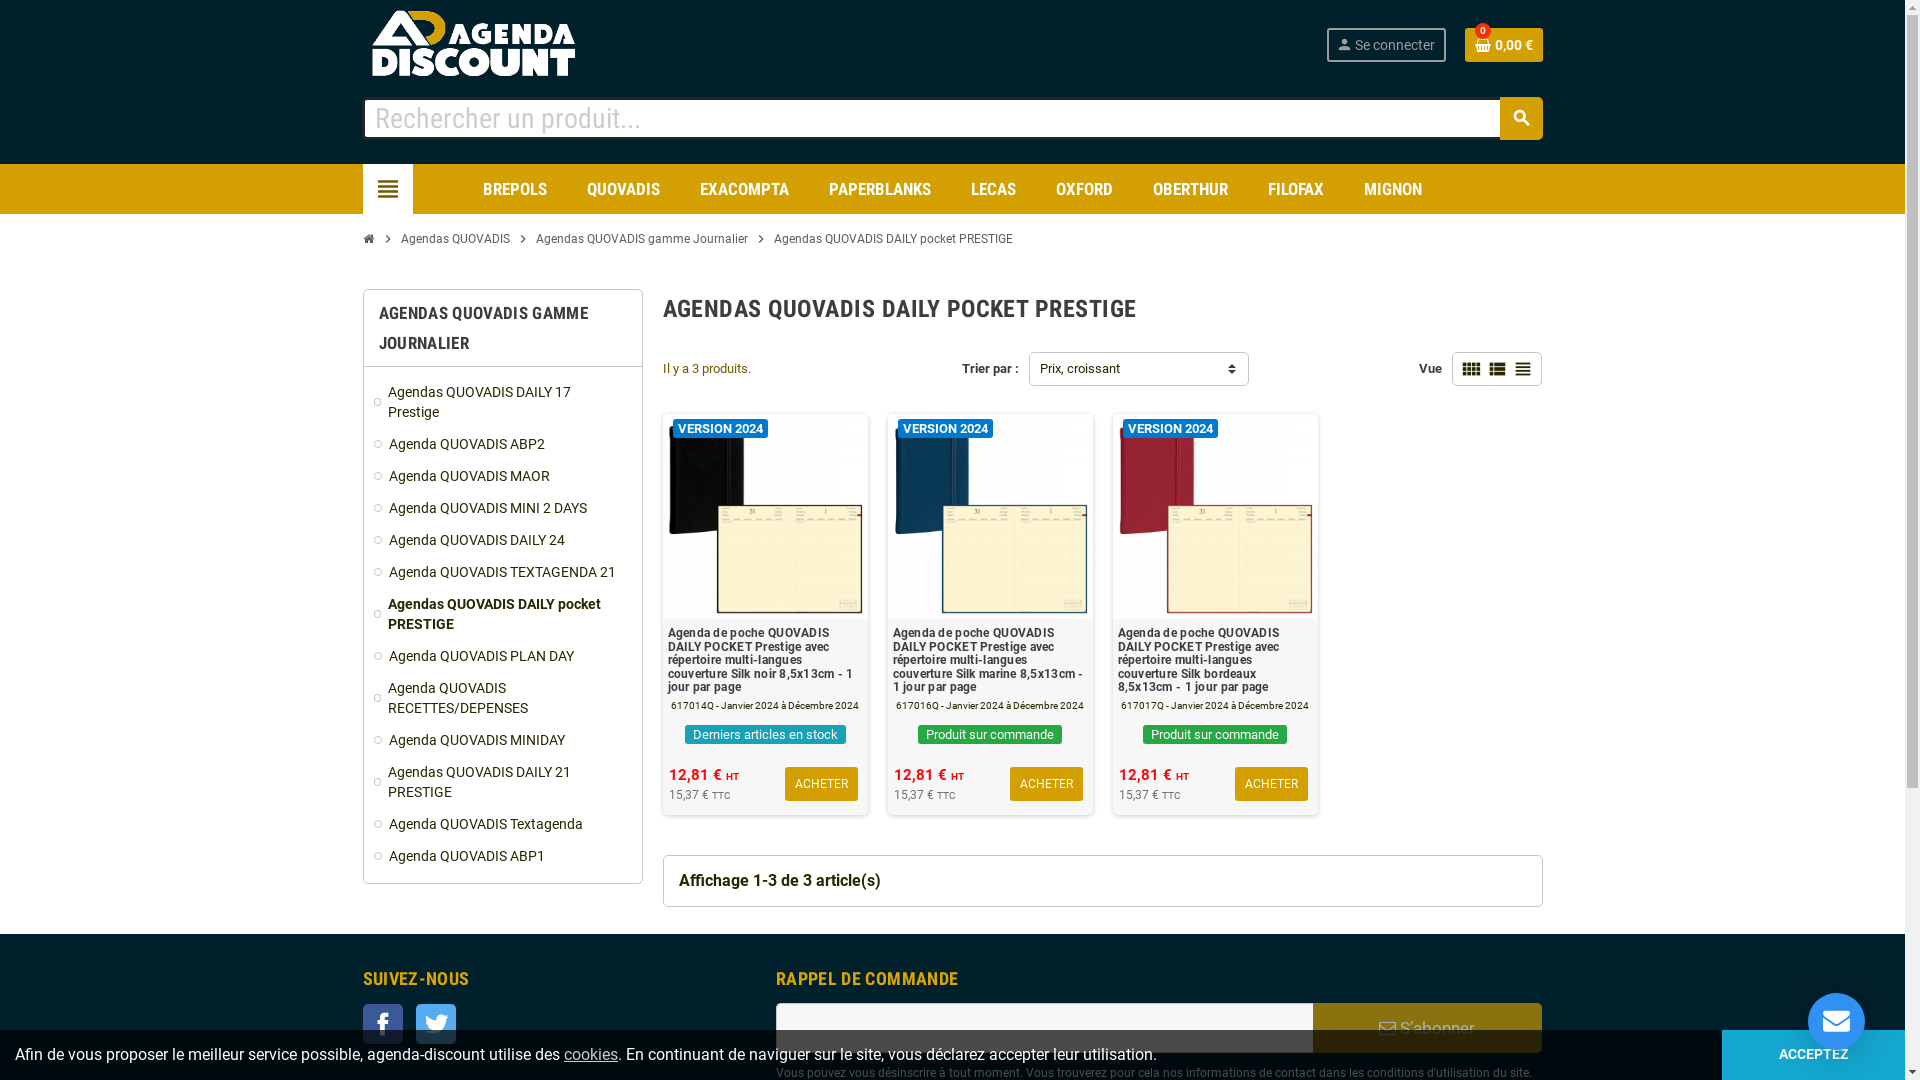 The height and width of the screenshot is (1080, 1920). What do you see at coordinates (1470, 369) in the screenshot?
I see `'view_comfy'` at bounding box center [1470, 369].